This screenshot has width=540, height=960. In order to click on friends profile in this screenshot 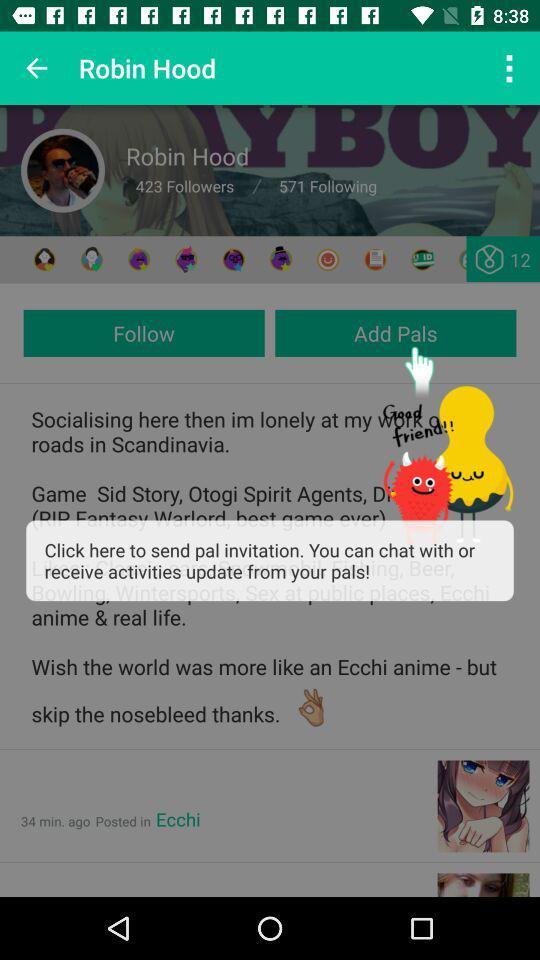, I will do `click(90, 258)`.